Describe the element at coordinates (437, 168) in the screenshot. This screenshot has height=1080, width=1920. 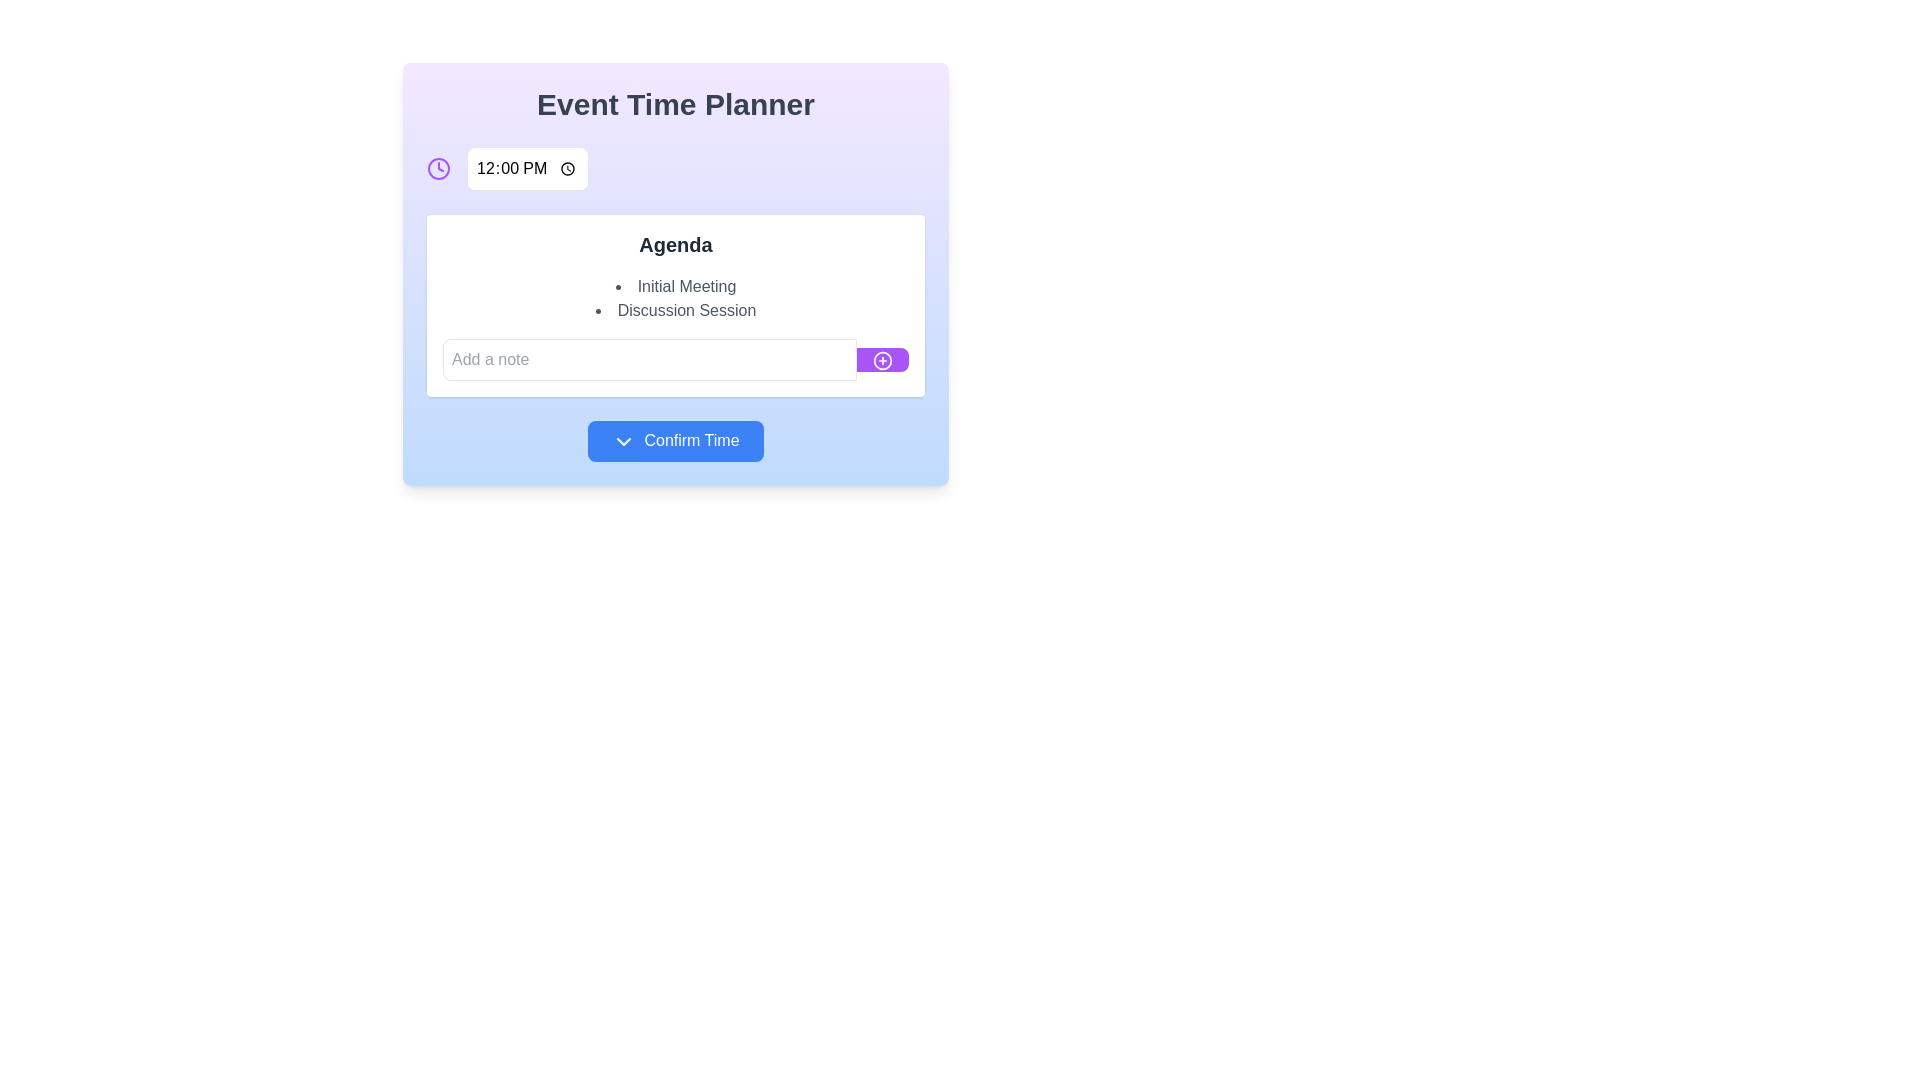
I see `the purple clock icon located to the left of the time input field in the 'Event Time Planner' interface` at that location.